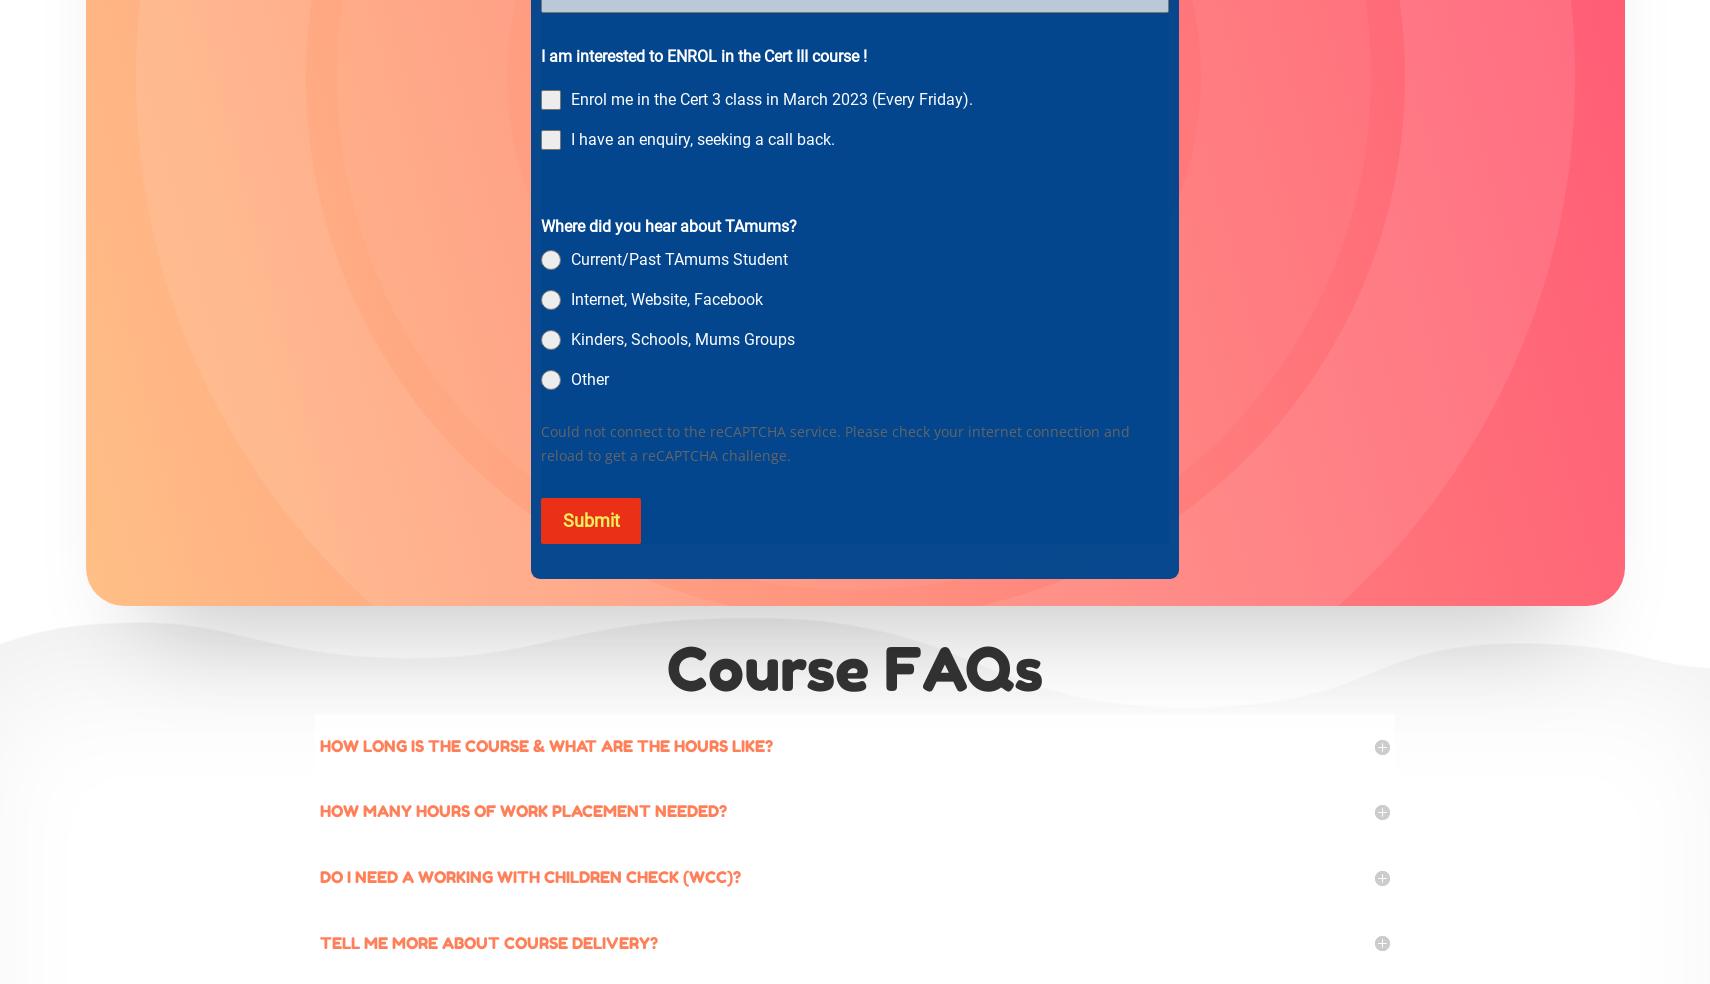  I want to click on 'We will send you details to proceed with your application for the course.', so click(790, 171).